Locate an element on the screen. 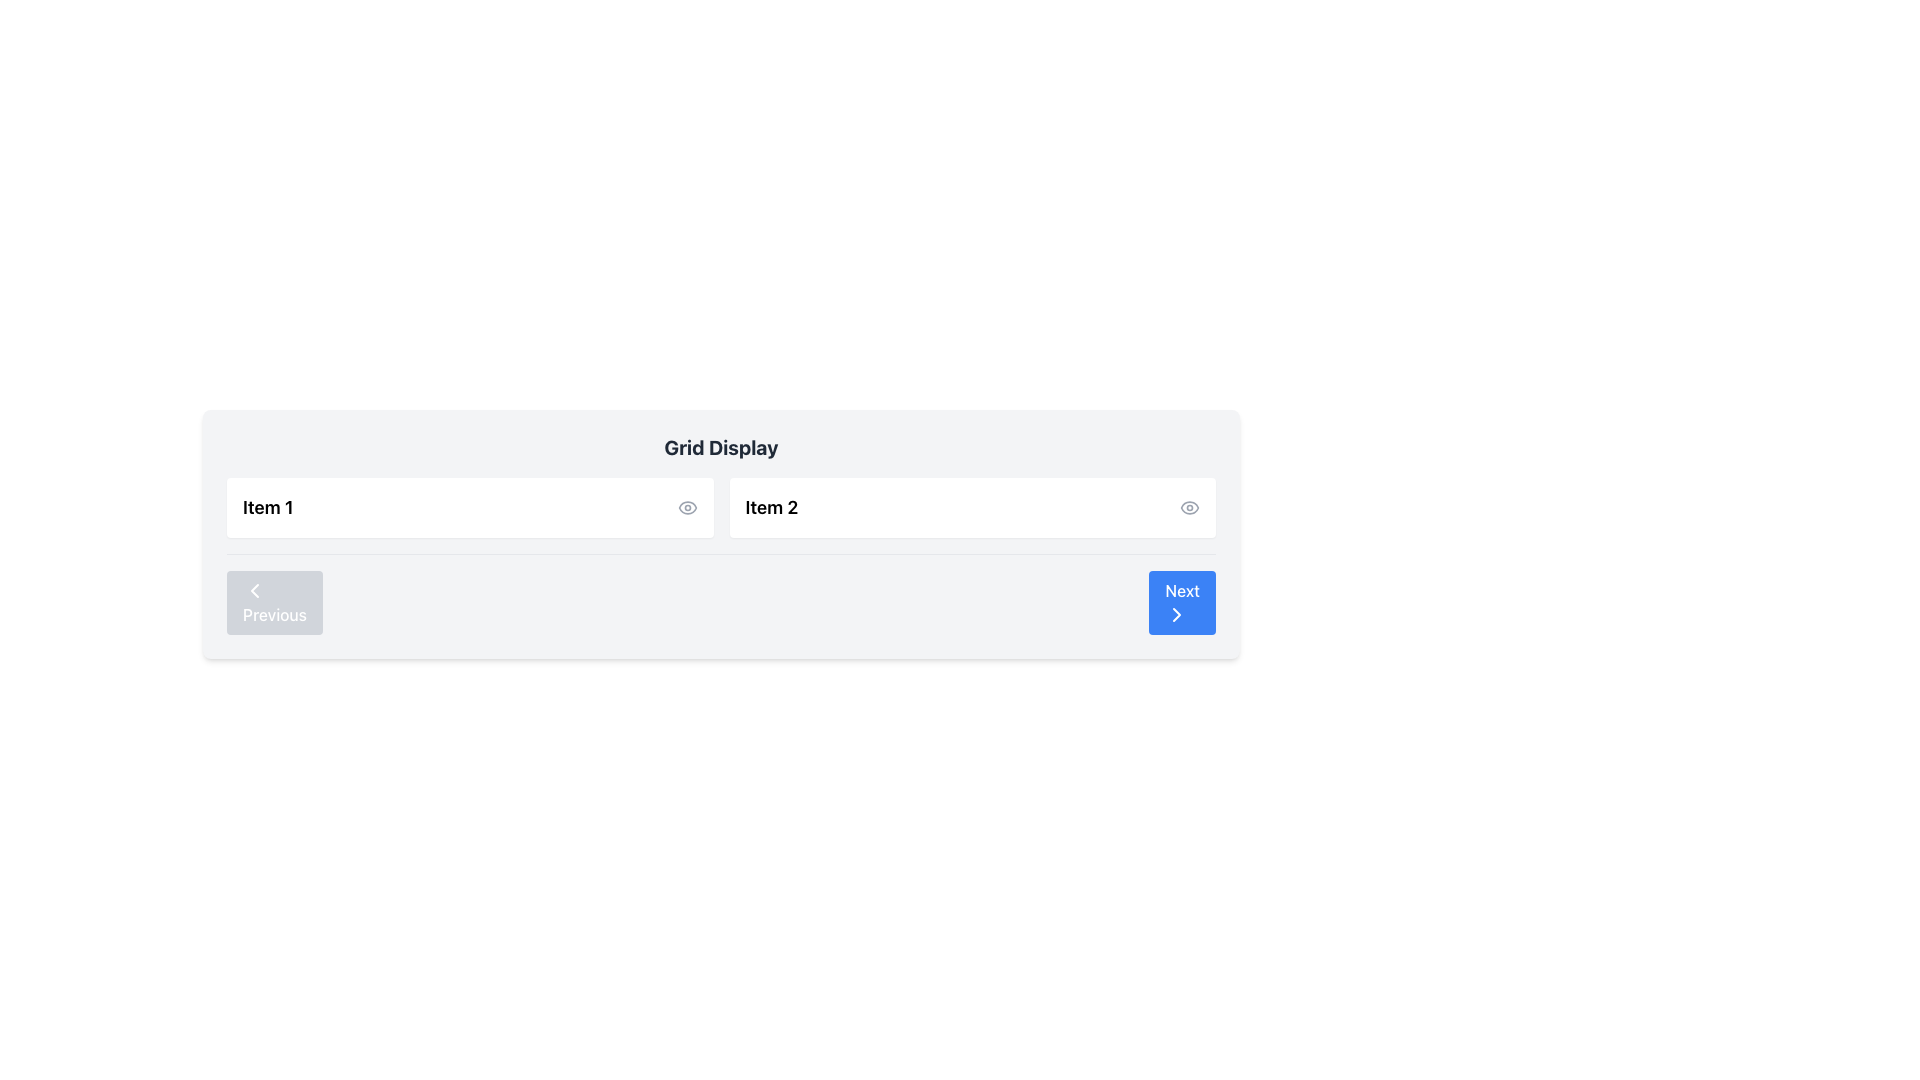 The image size is (1920, 1080). the eye icon button located on the right side of the row for 'Item 1' is located at coordinates (687, 507).